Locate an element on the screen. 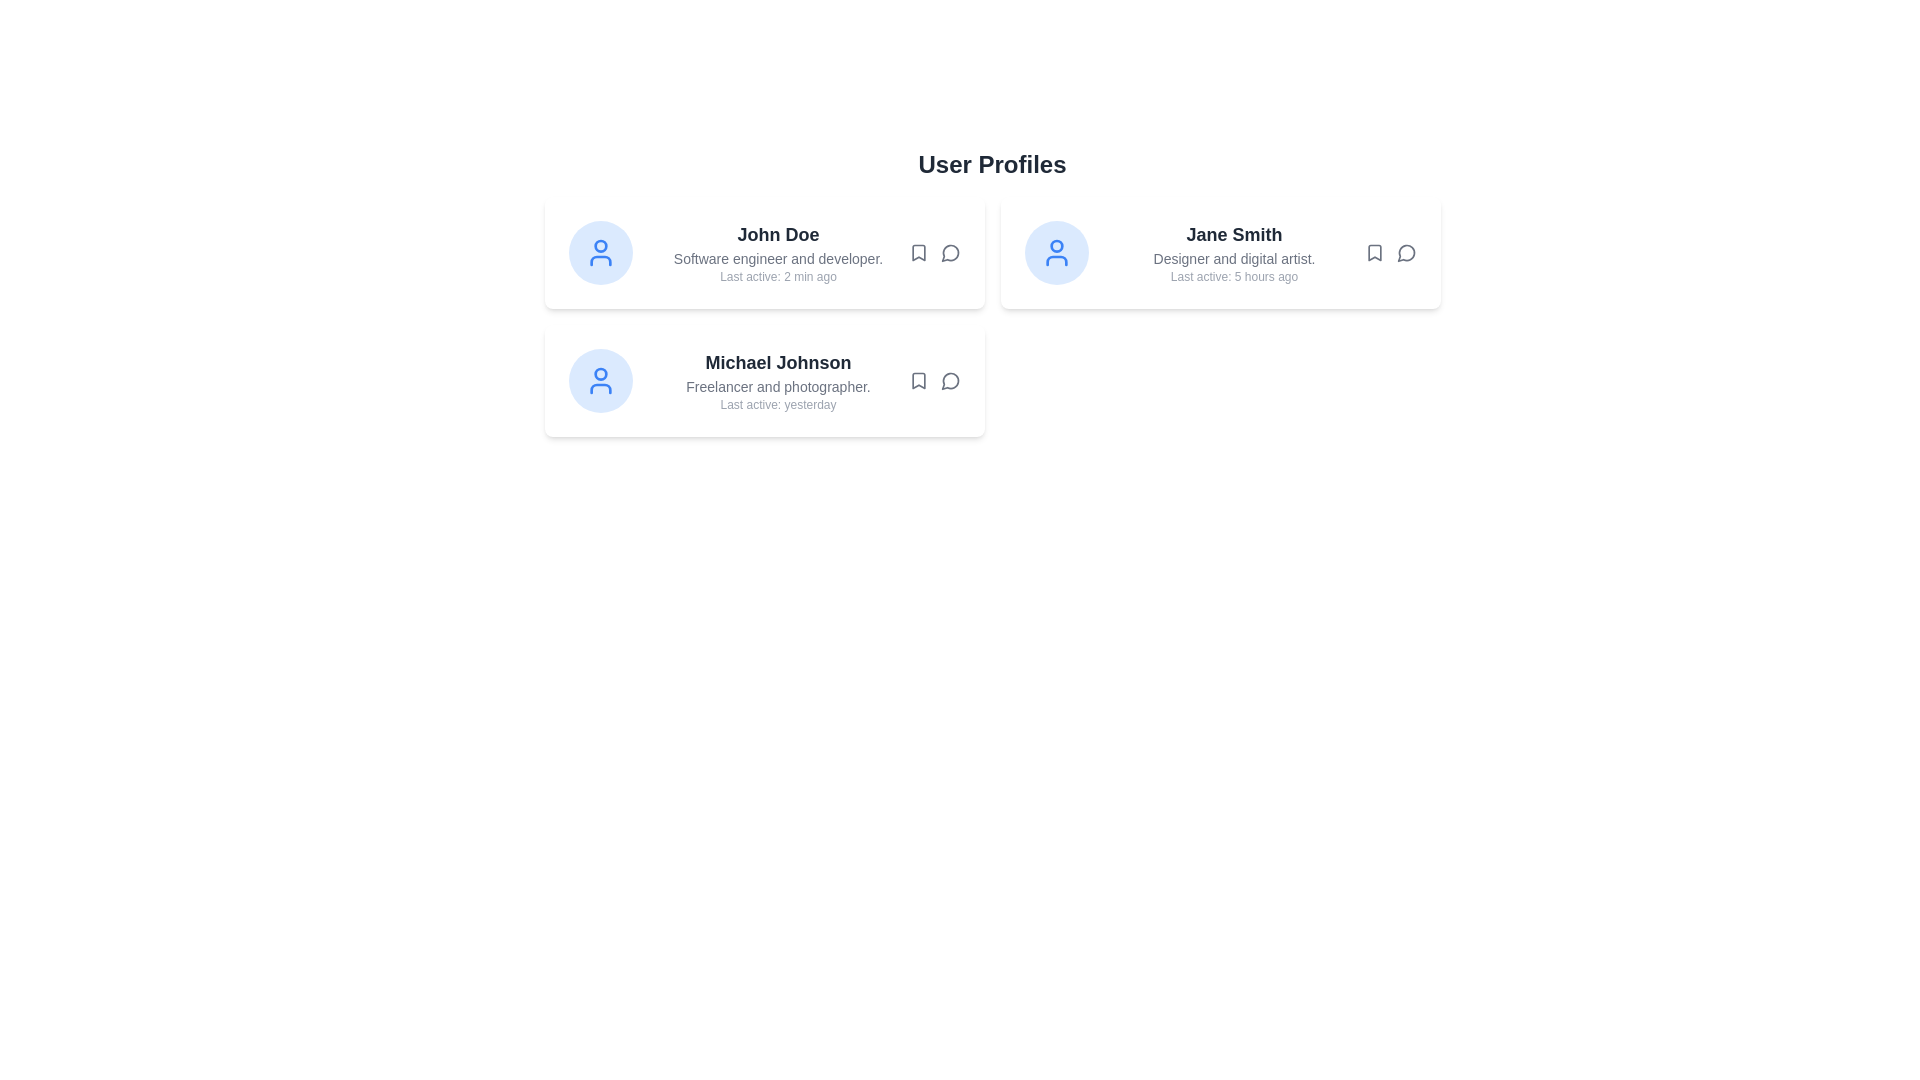 The width and height of the screenshot is (1920, 1080). the speech bubble icon located on the right side of 'Last active: 5 hours ago' in the user profile card for 'Jane Smith' is located at coordinates (1389, 252).